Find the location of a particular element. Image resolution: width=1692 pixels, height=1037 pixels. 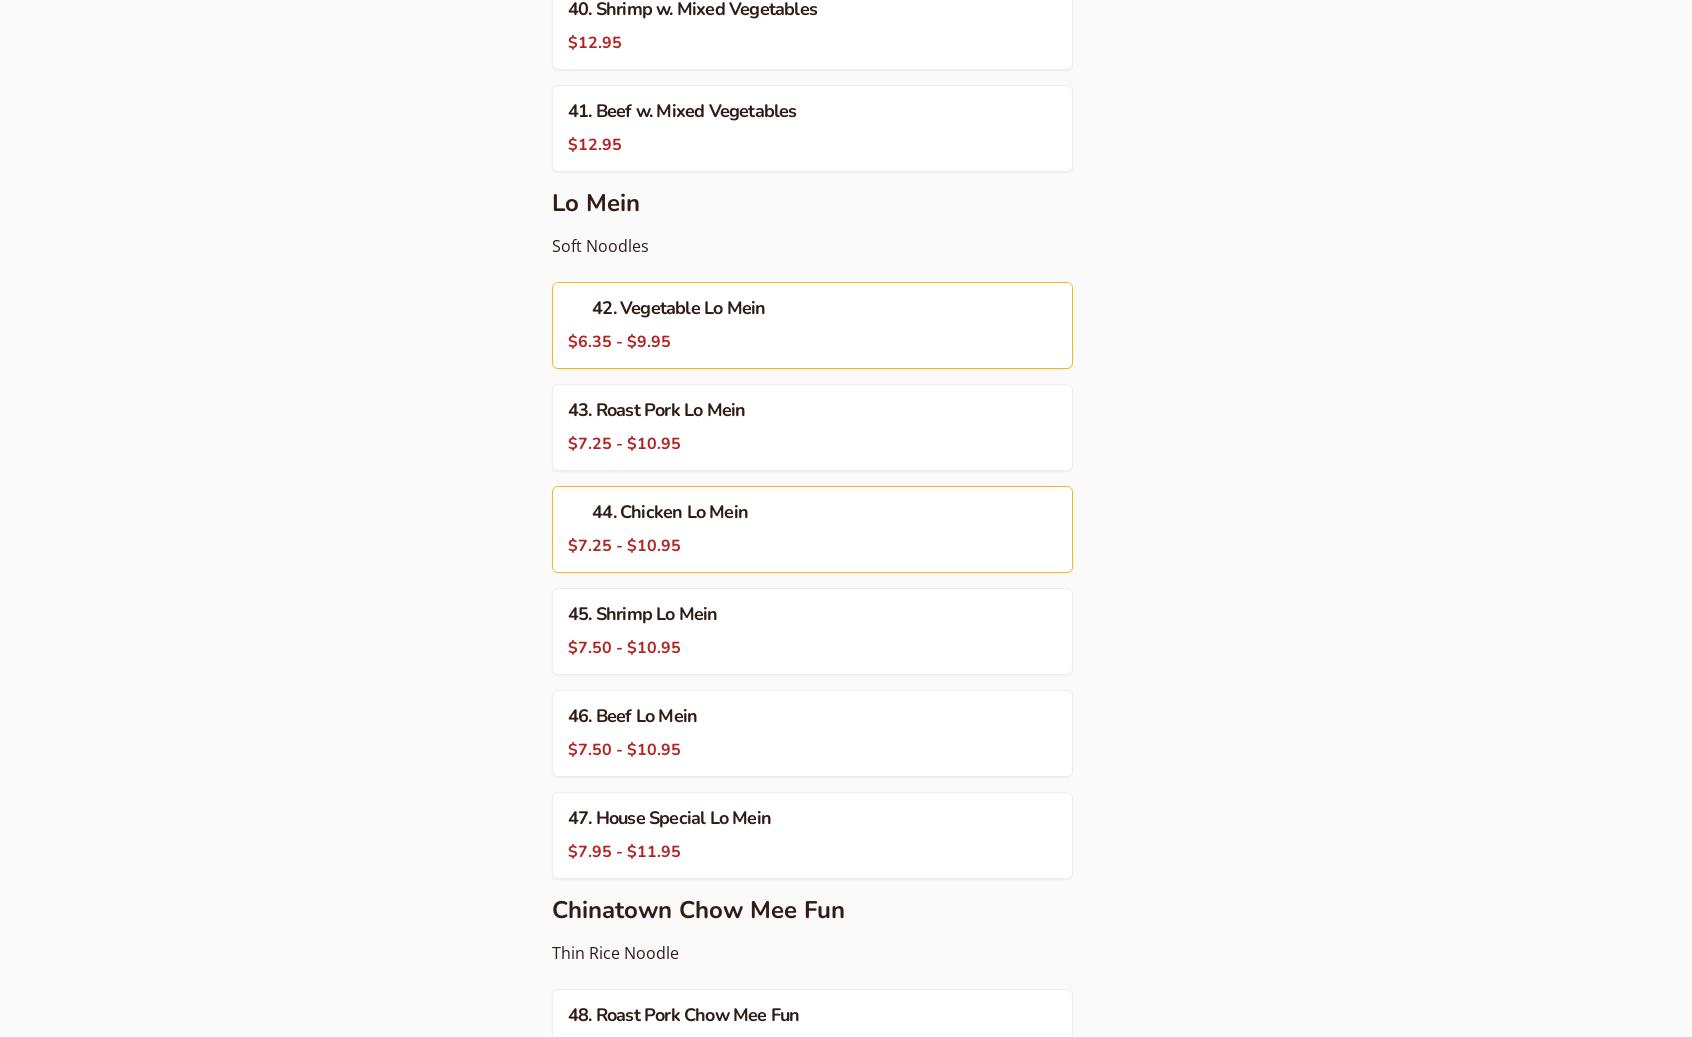

'$7.95 - $11.95' is located at coordinates (623, 851).